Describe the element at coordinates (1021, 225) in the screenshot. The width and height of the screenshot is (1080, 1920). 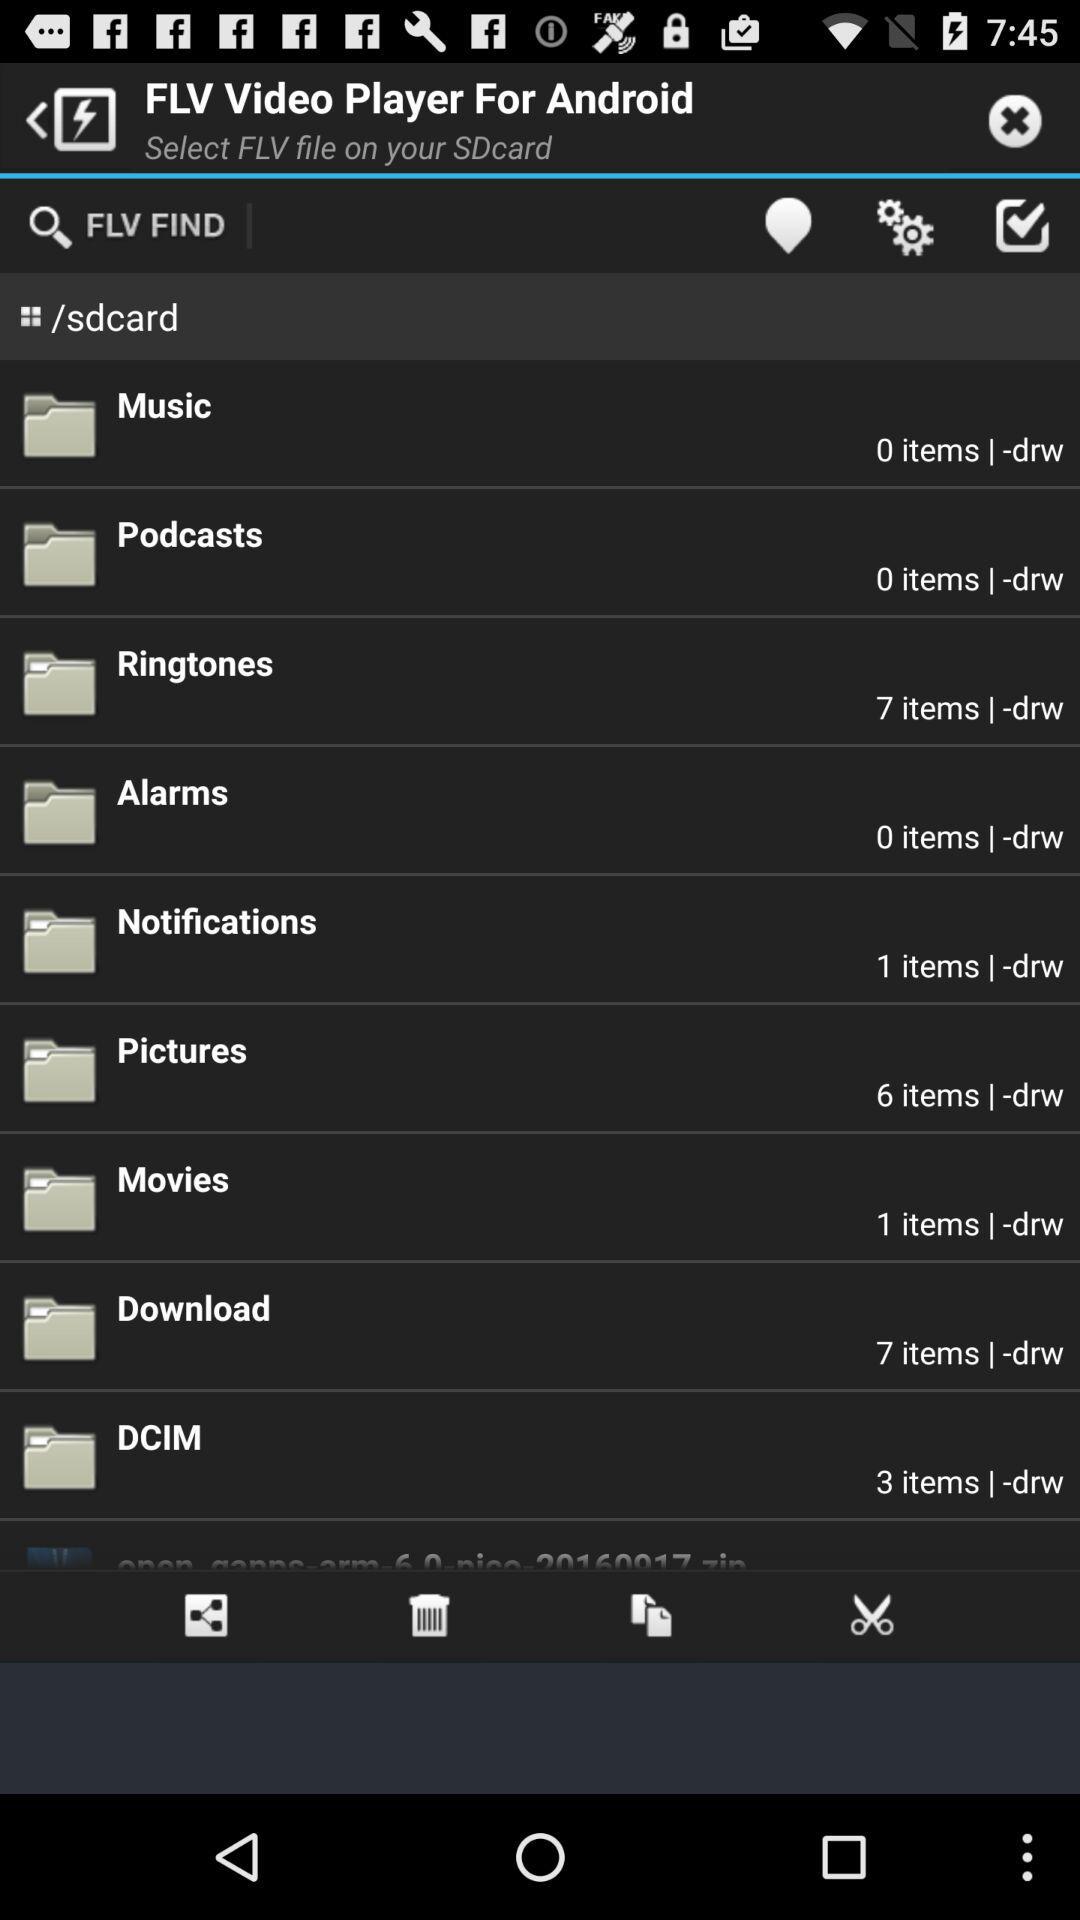
I see `the button which is next to the settings button` at that location.